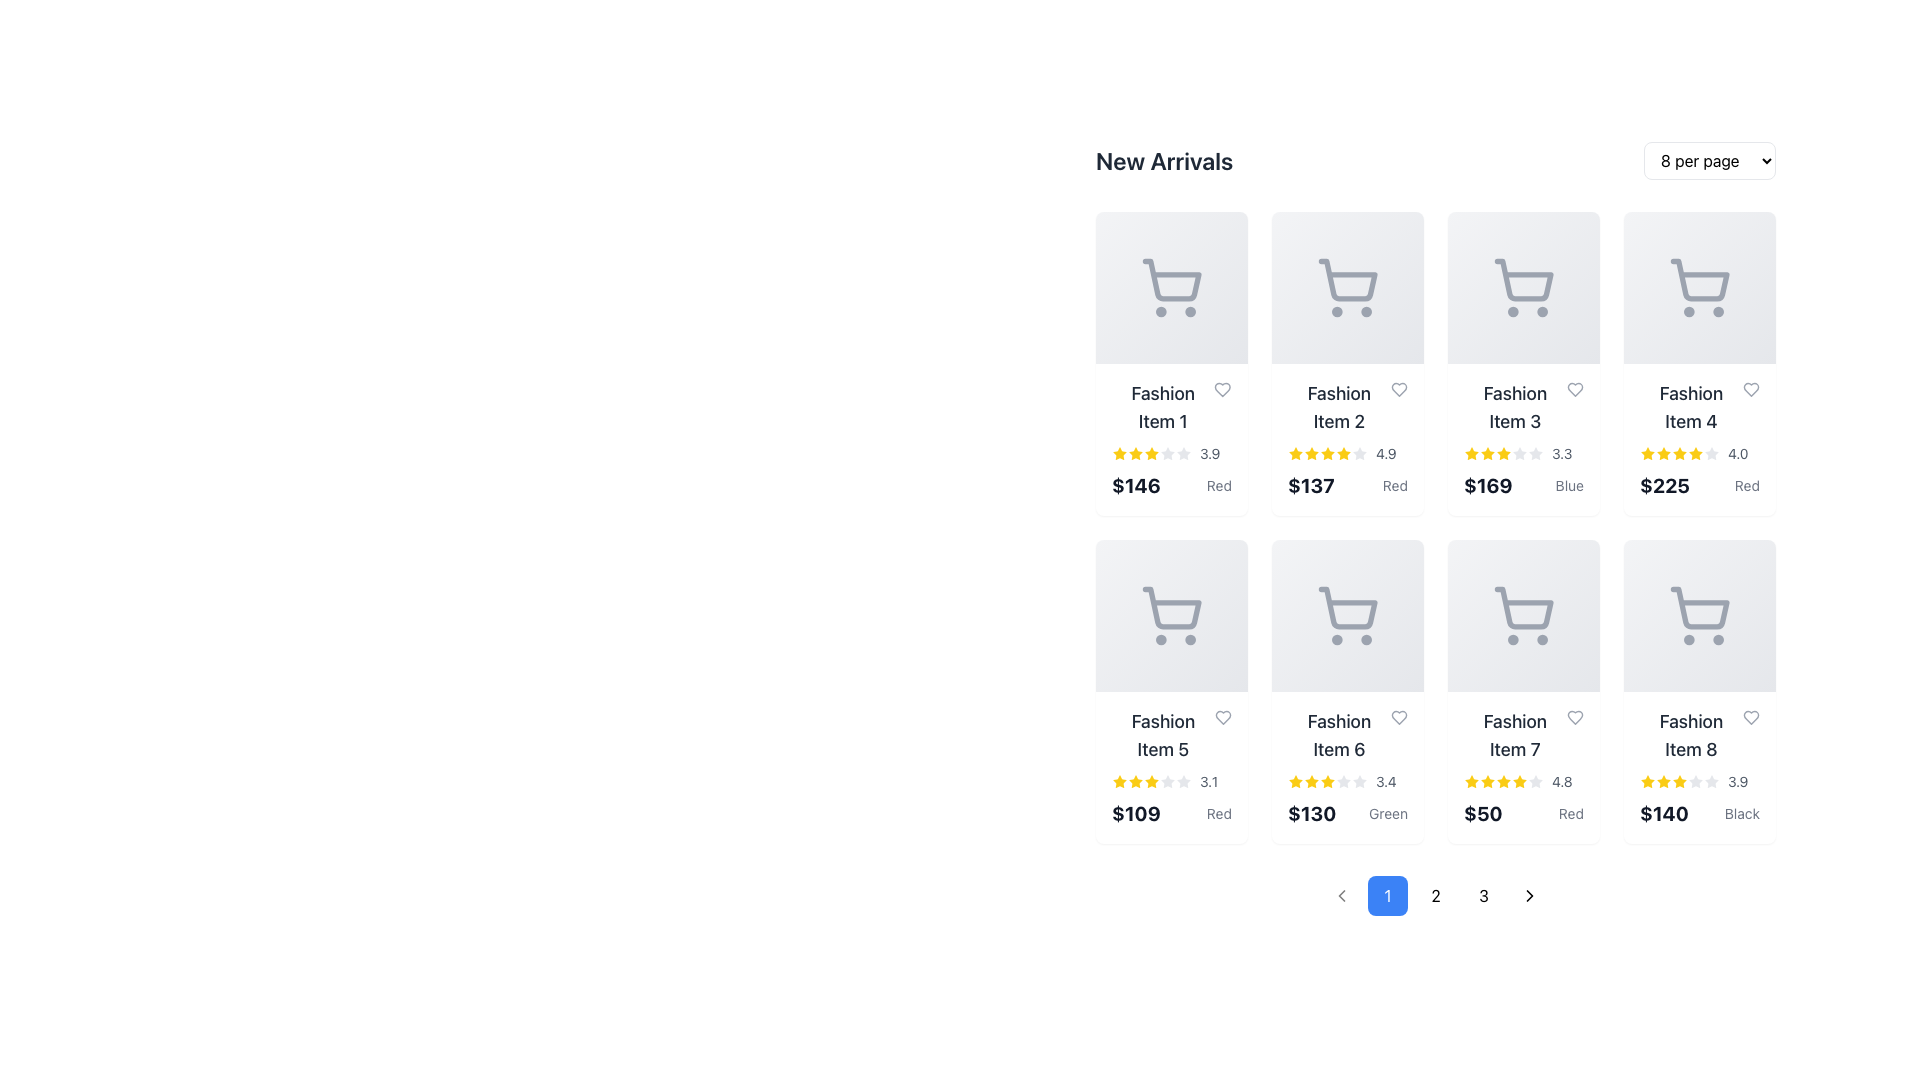 This screenshot has height=1080, width=1920. What do you see at coordinates (1664, 781) in the screenshot?
I see `the state of the third rating star from the left in the rating section for 'Fashion Item 8', which visually indicates the item's rating` at bounding box center [1664, 781].